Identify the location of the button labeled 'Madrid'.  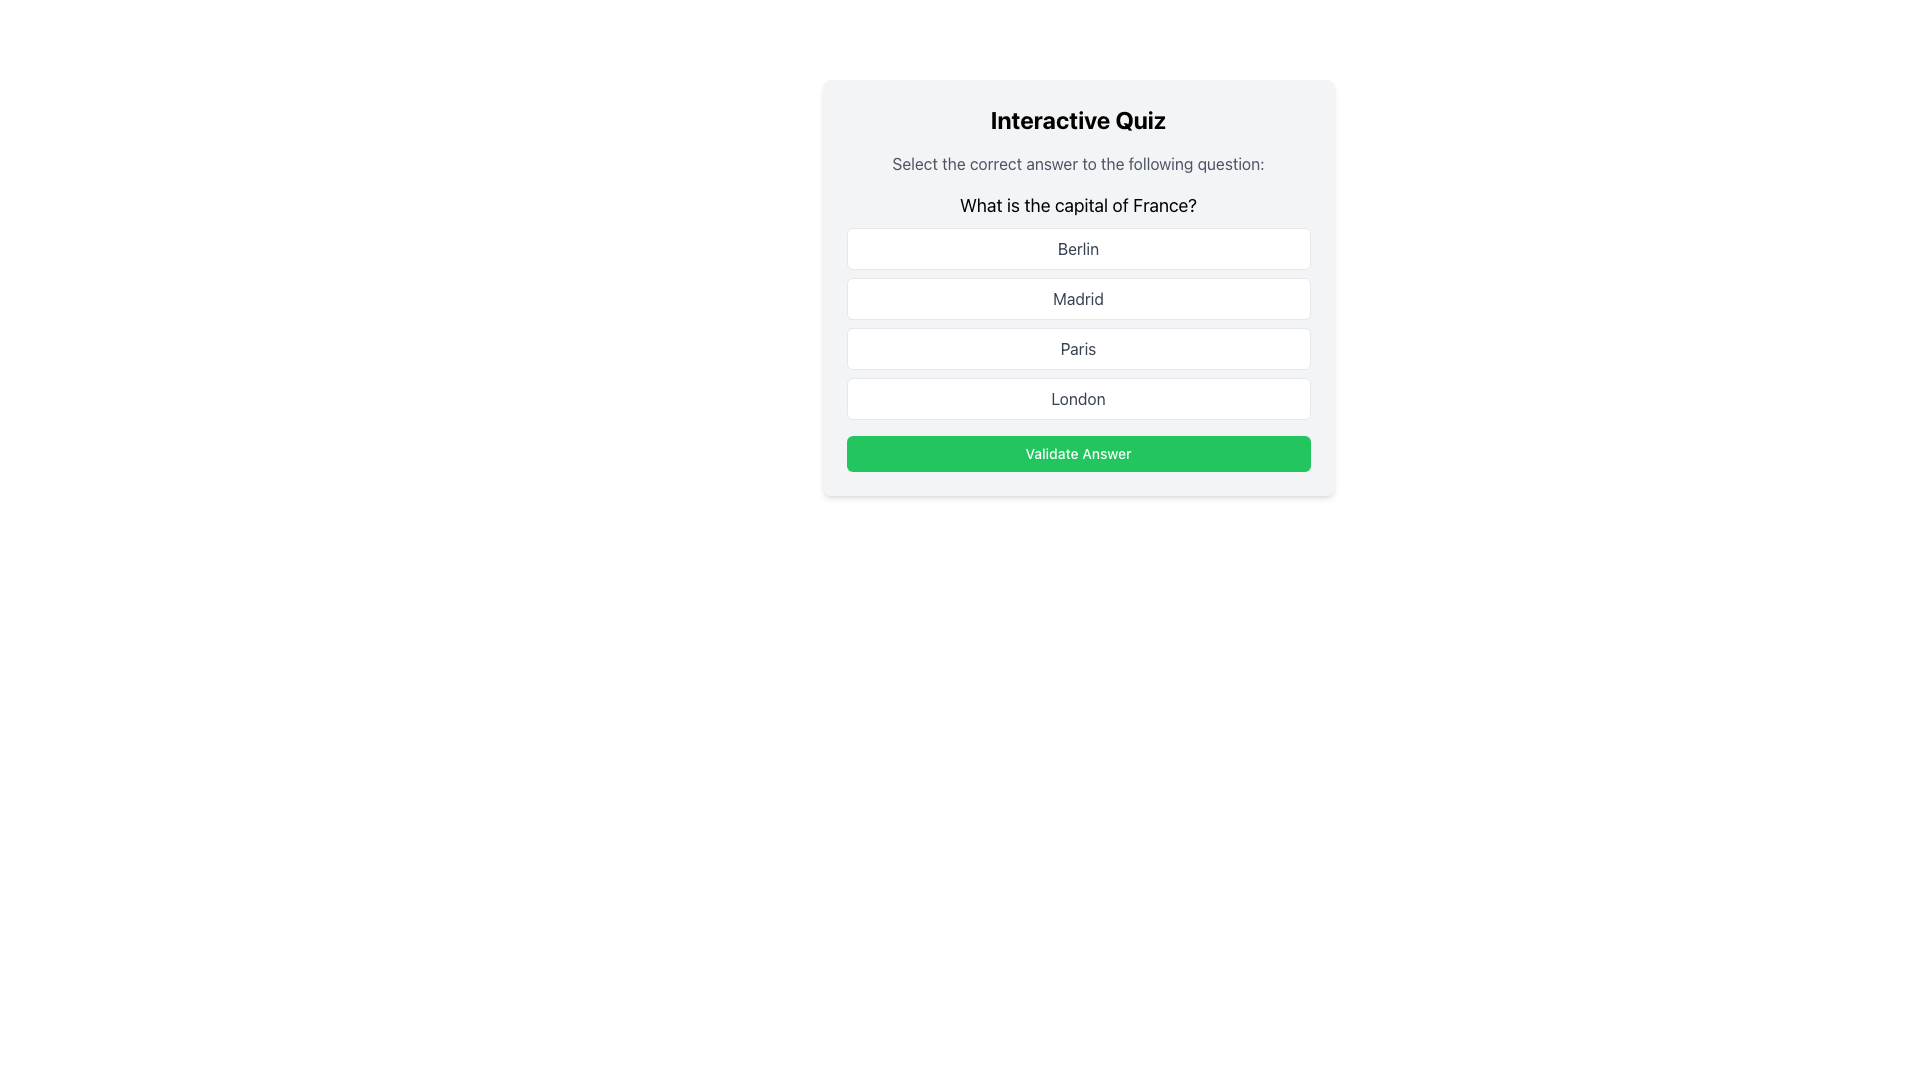
(1077, 288).